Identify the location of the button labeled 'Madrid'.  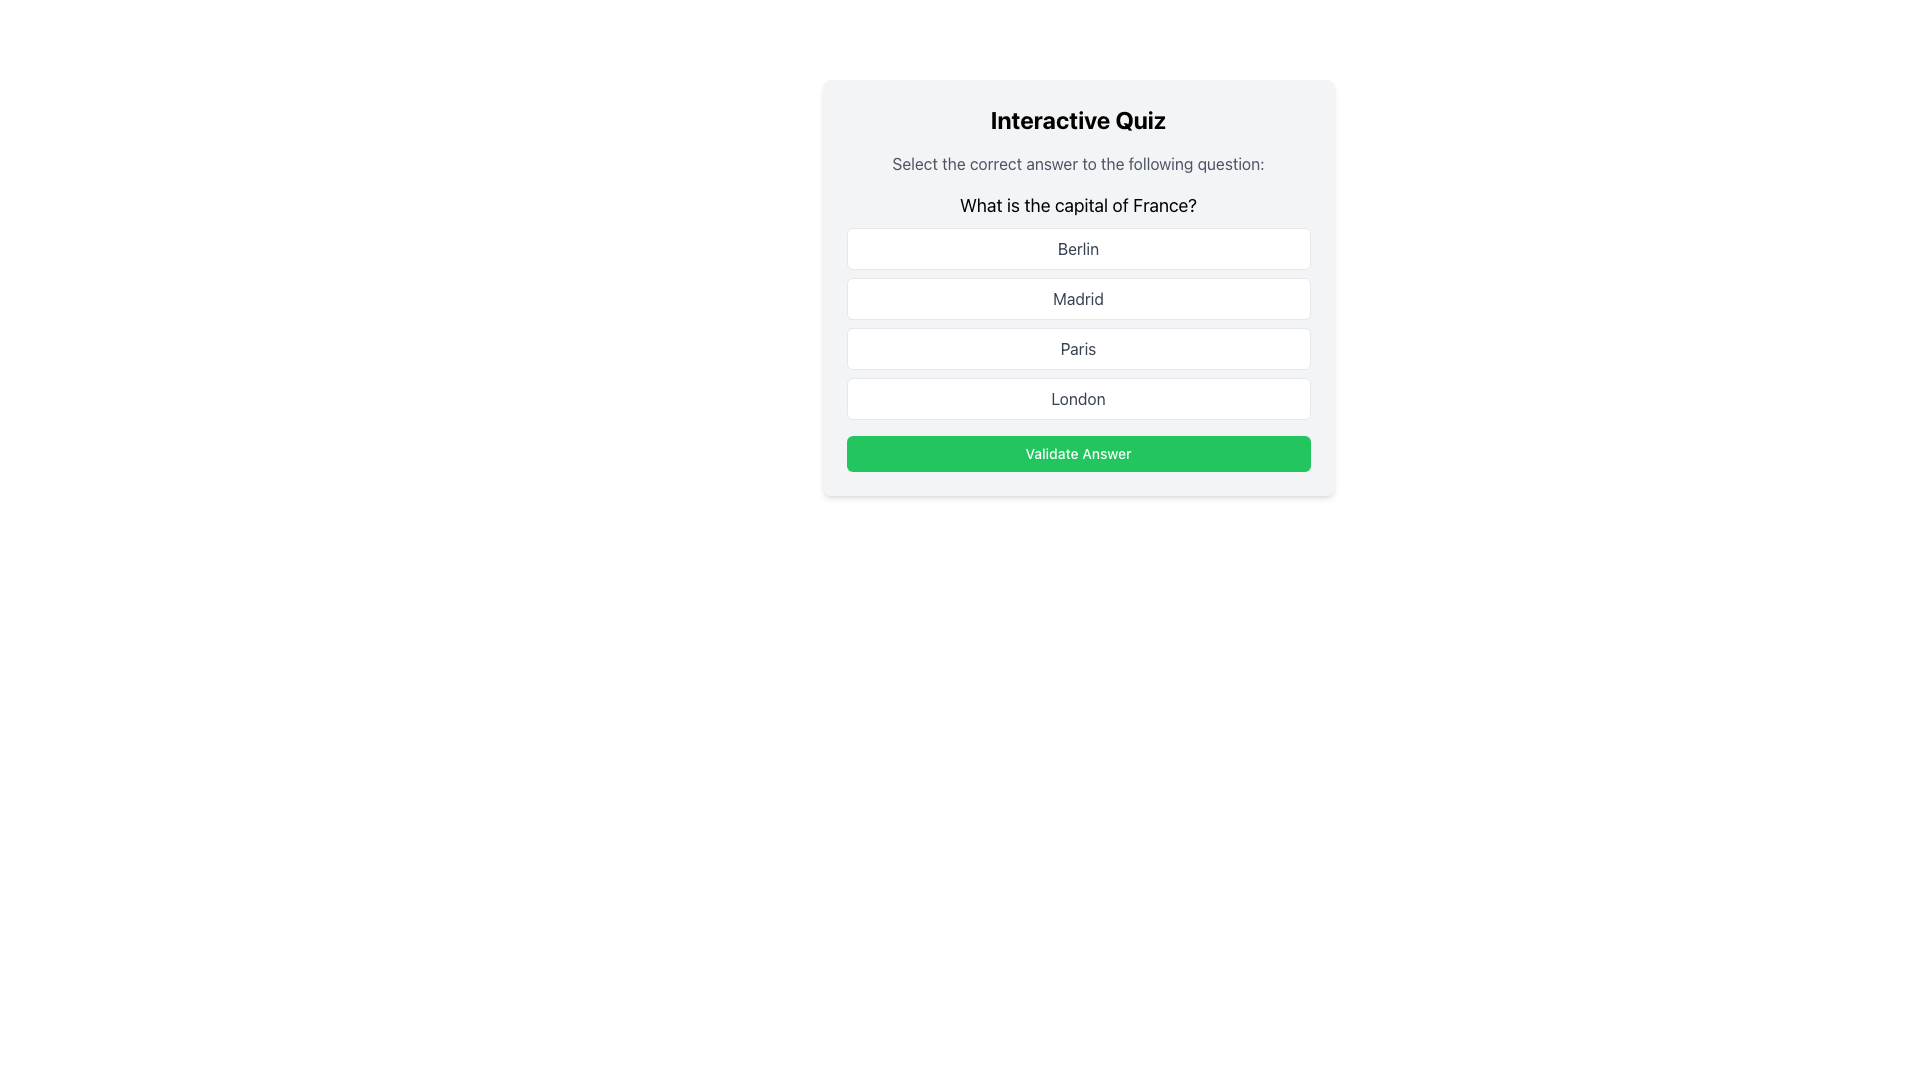
(1077, 288).